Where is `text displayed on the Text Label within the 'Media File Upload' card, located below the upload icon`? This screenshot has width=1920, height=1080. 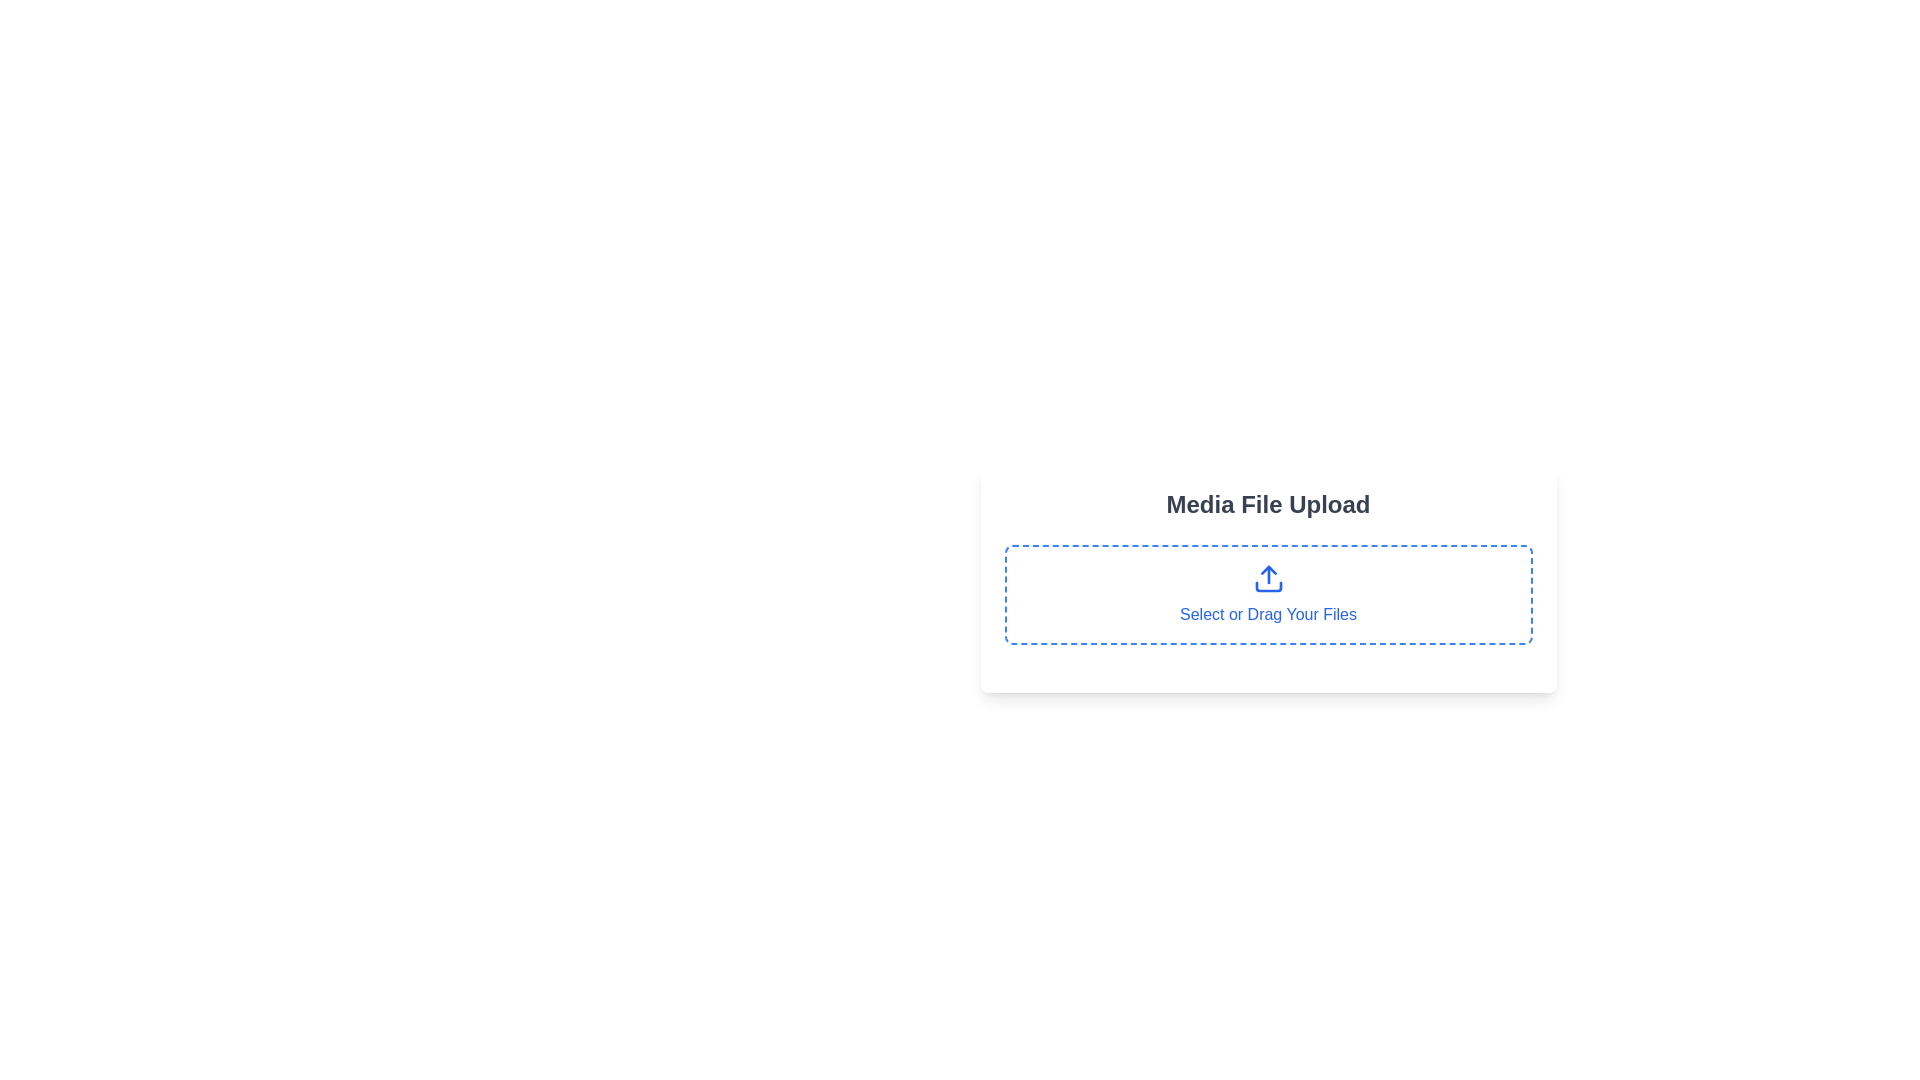
text displayed on the Text Label within the 'Media File Upload' card, located below the upload icon is located at coordinates (1267, 613).